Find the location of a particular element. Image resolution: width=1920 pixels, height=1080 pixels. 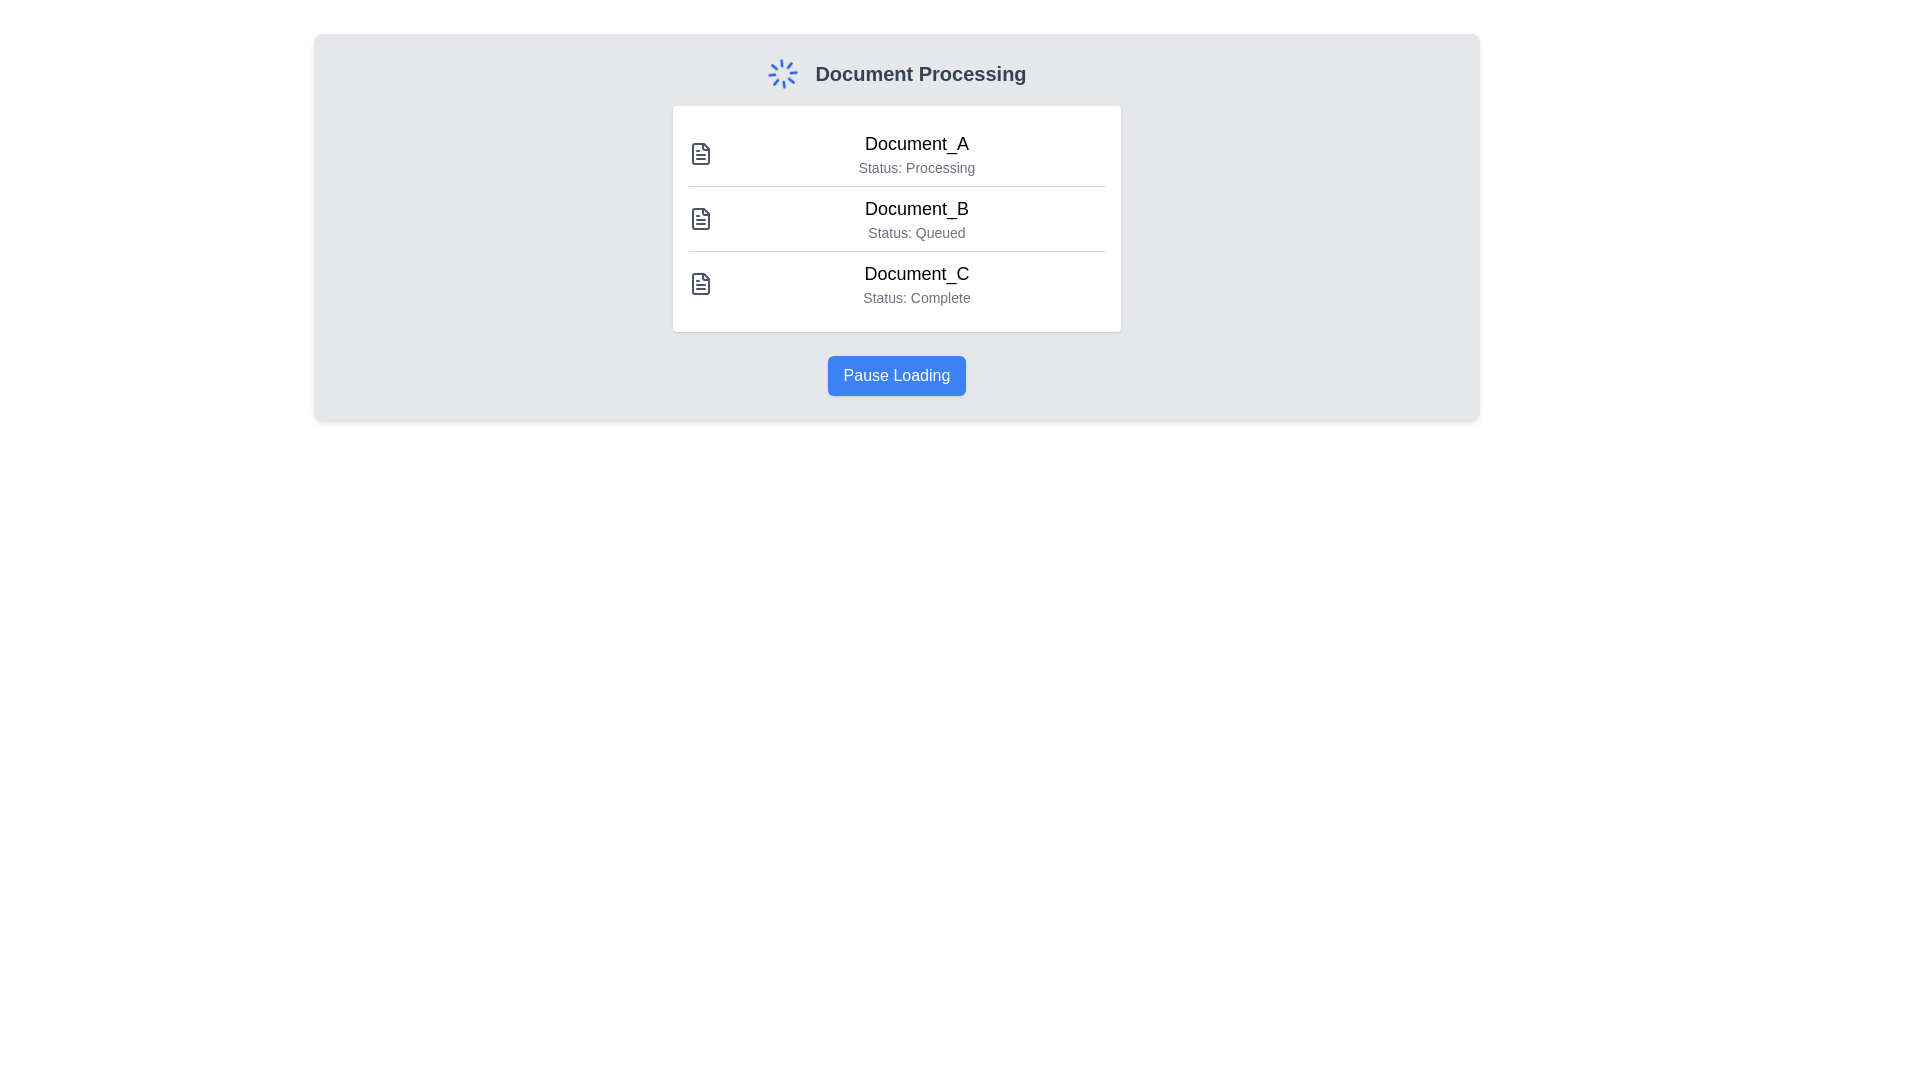

the text label identifying 'Document_C' in the list of documents, which is positioned directly above 'Status: Complete.' is located at coordinates (915, 273).